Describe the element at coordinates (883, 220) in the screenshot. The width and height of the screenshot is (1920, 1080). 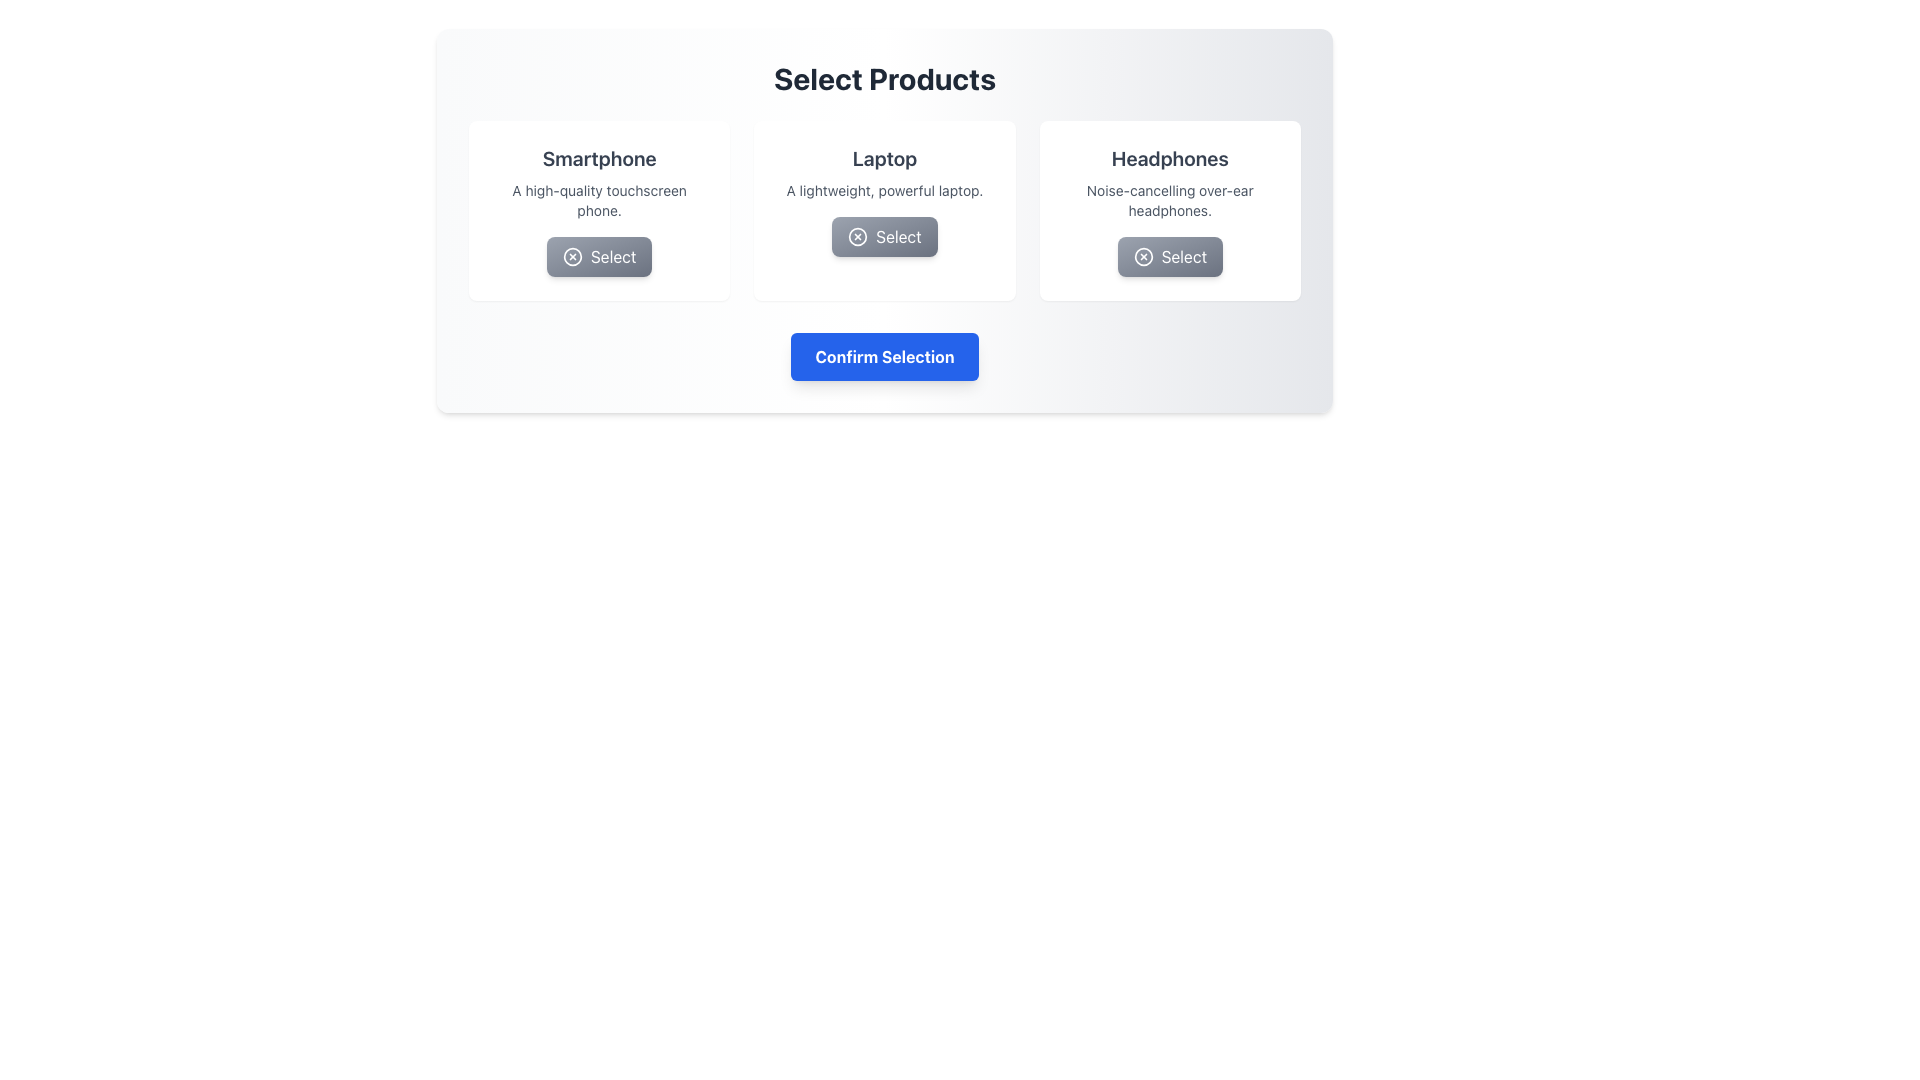
I see `the 'Select' button, which is a rounded rectangular button with a gray gradient background and white text, to trigger the scaling effect` at that location.